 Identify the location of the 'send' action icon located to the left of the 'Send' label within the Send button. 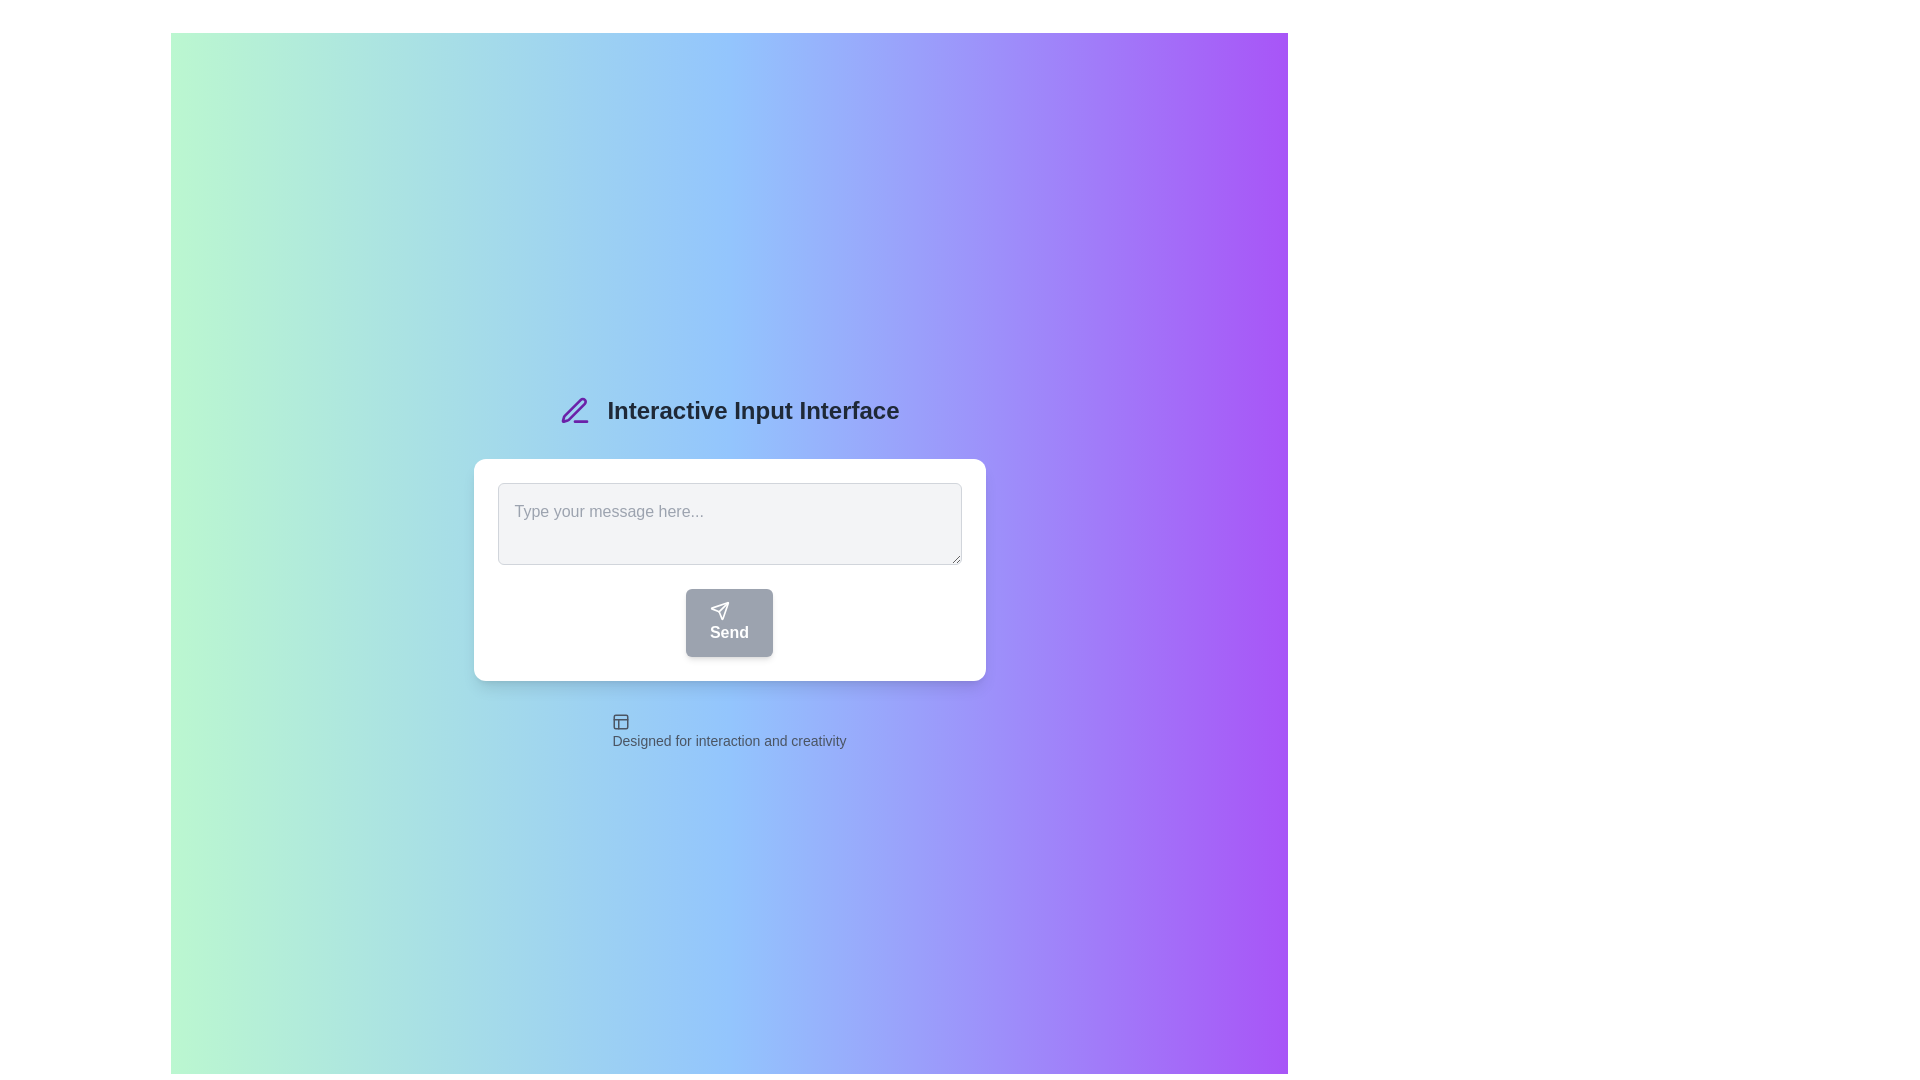
(720, 609).